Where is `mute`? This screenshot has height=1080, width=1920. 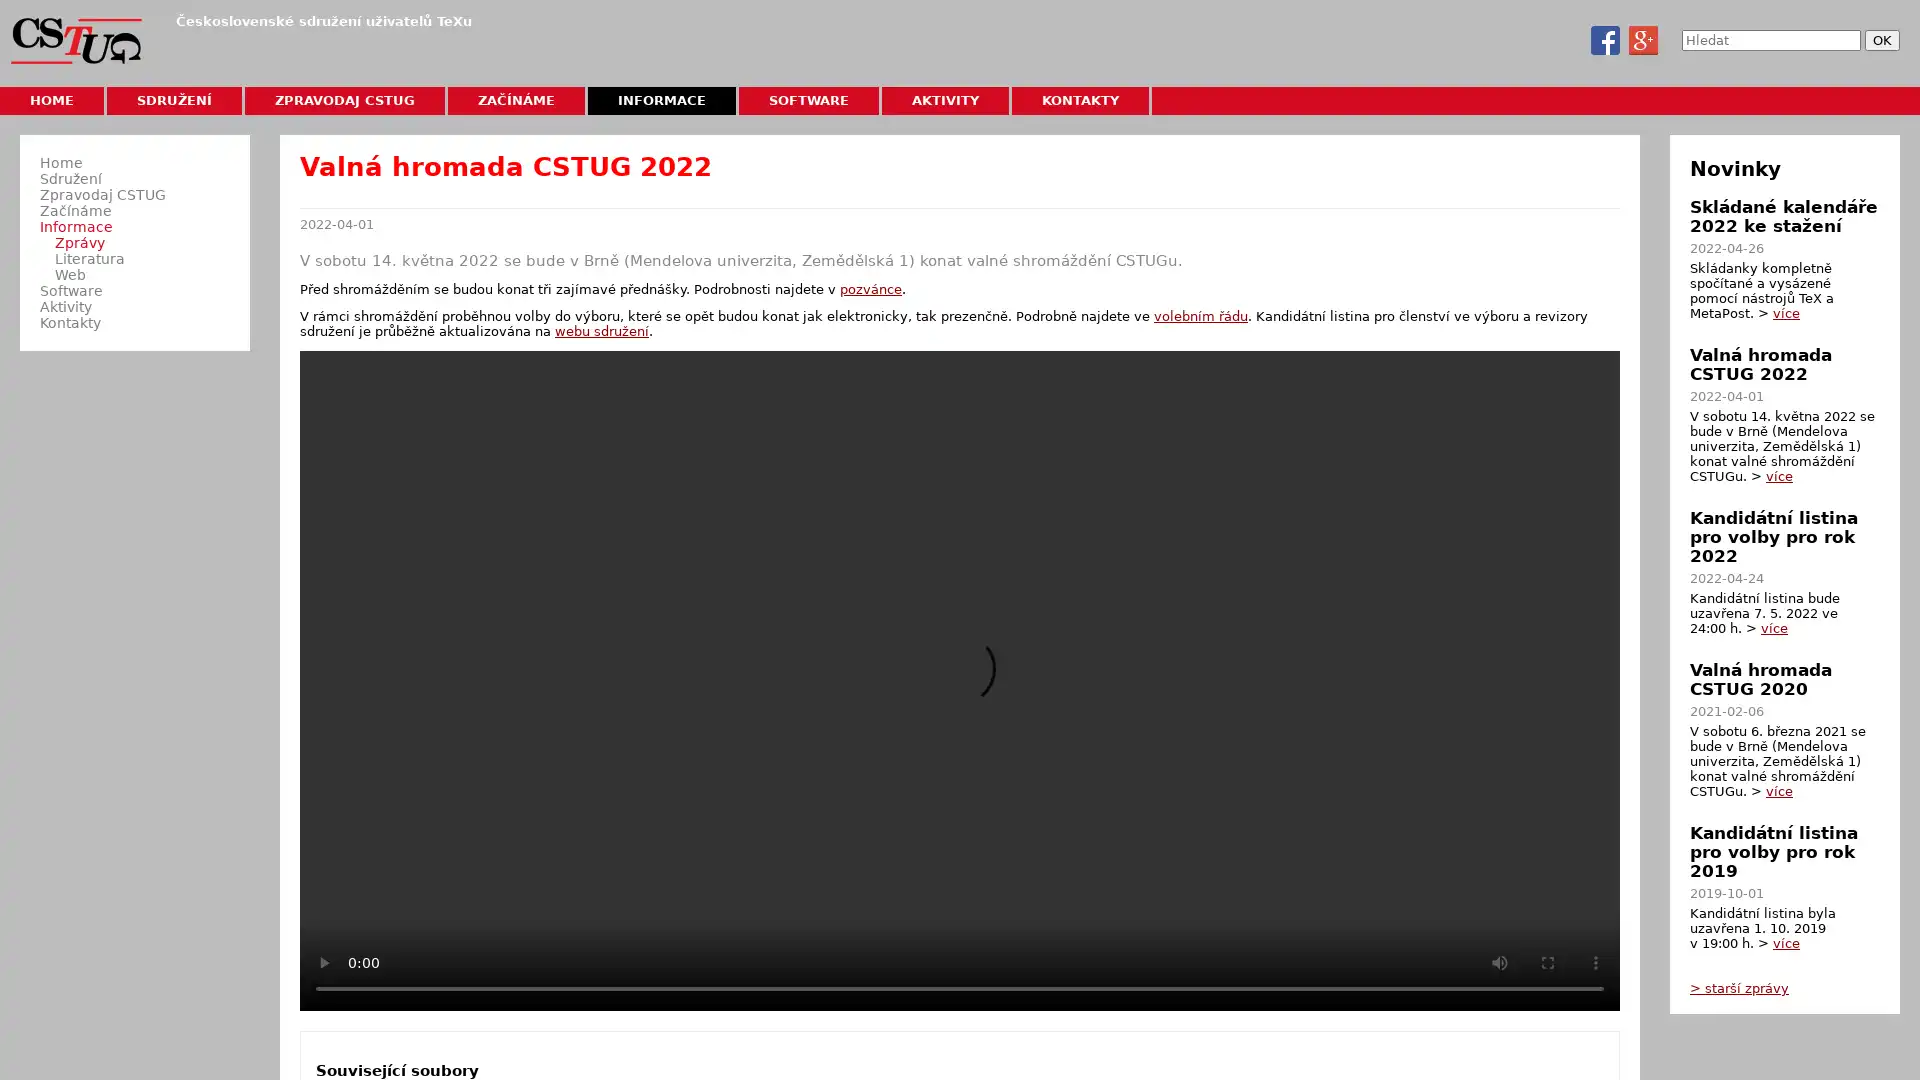
mute is located at coordinates (1499, 960).